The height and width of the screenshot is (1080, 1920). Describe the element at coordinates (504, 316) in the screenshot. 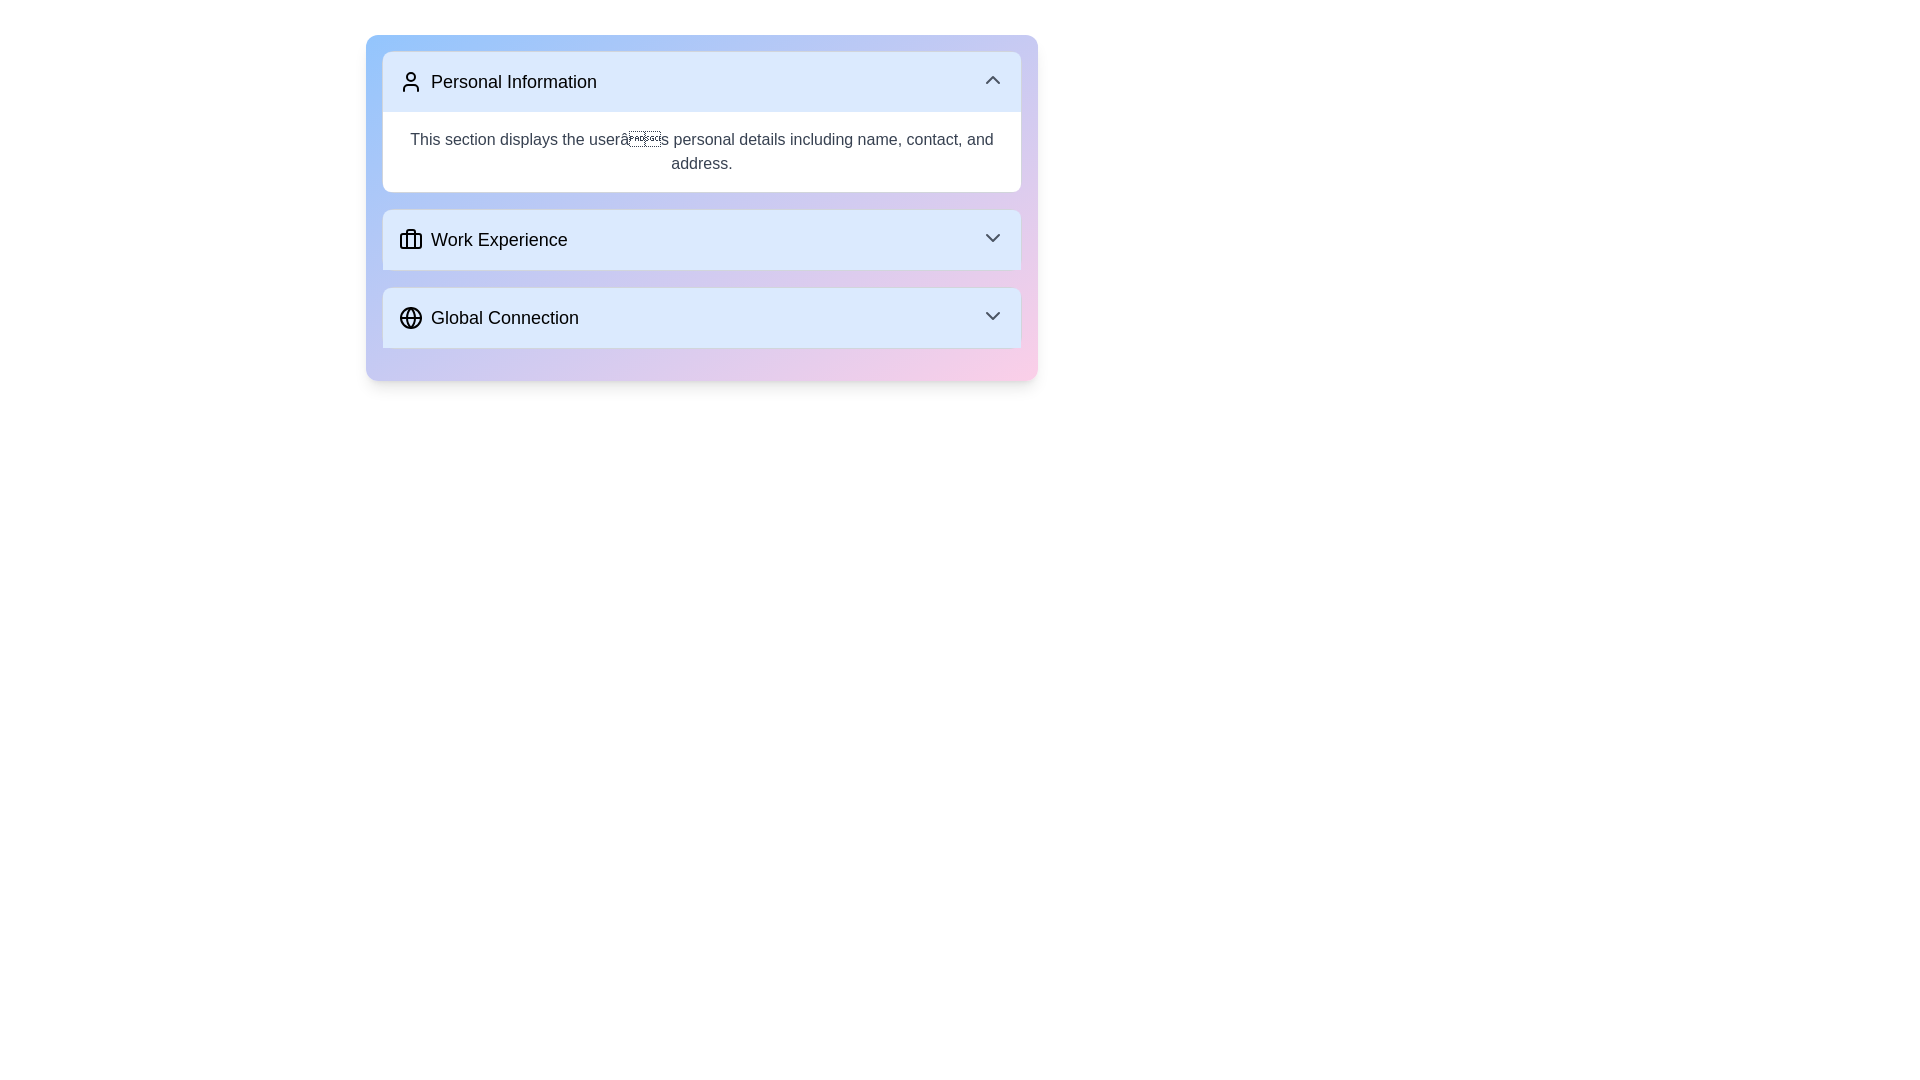

I see `the label indicating global connections located to the right of the globe icon in the bottom section of the interface` at that location.